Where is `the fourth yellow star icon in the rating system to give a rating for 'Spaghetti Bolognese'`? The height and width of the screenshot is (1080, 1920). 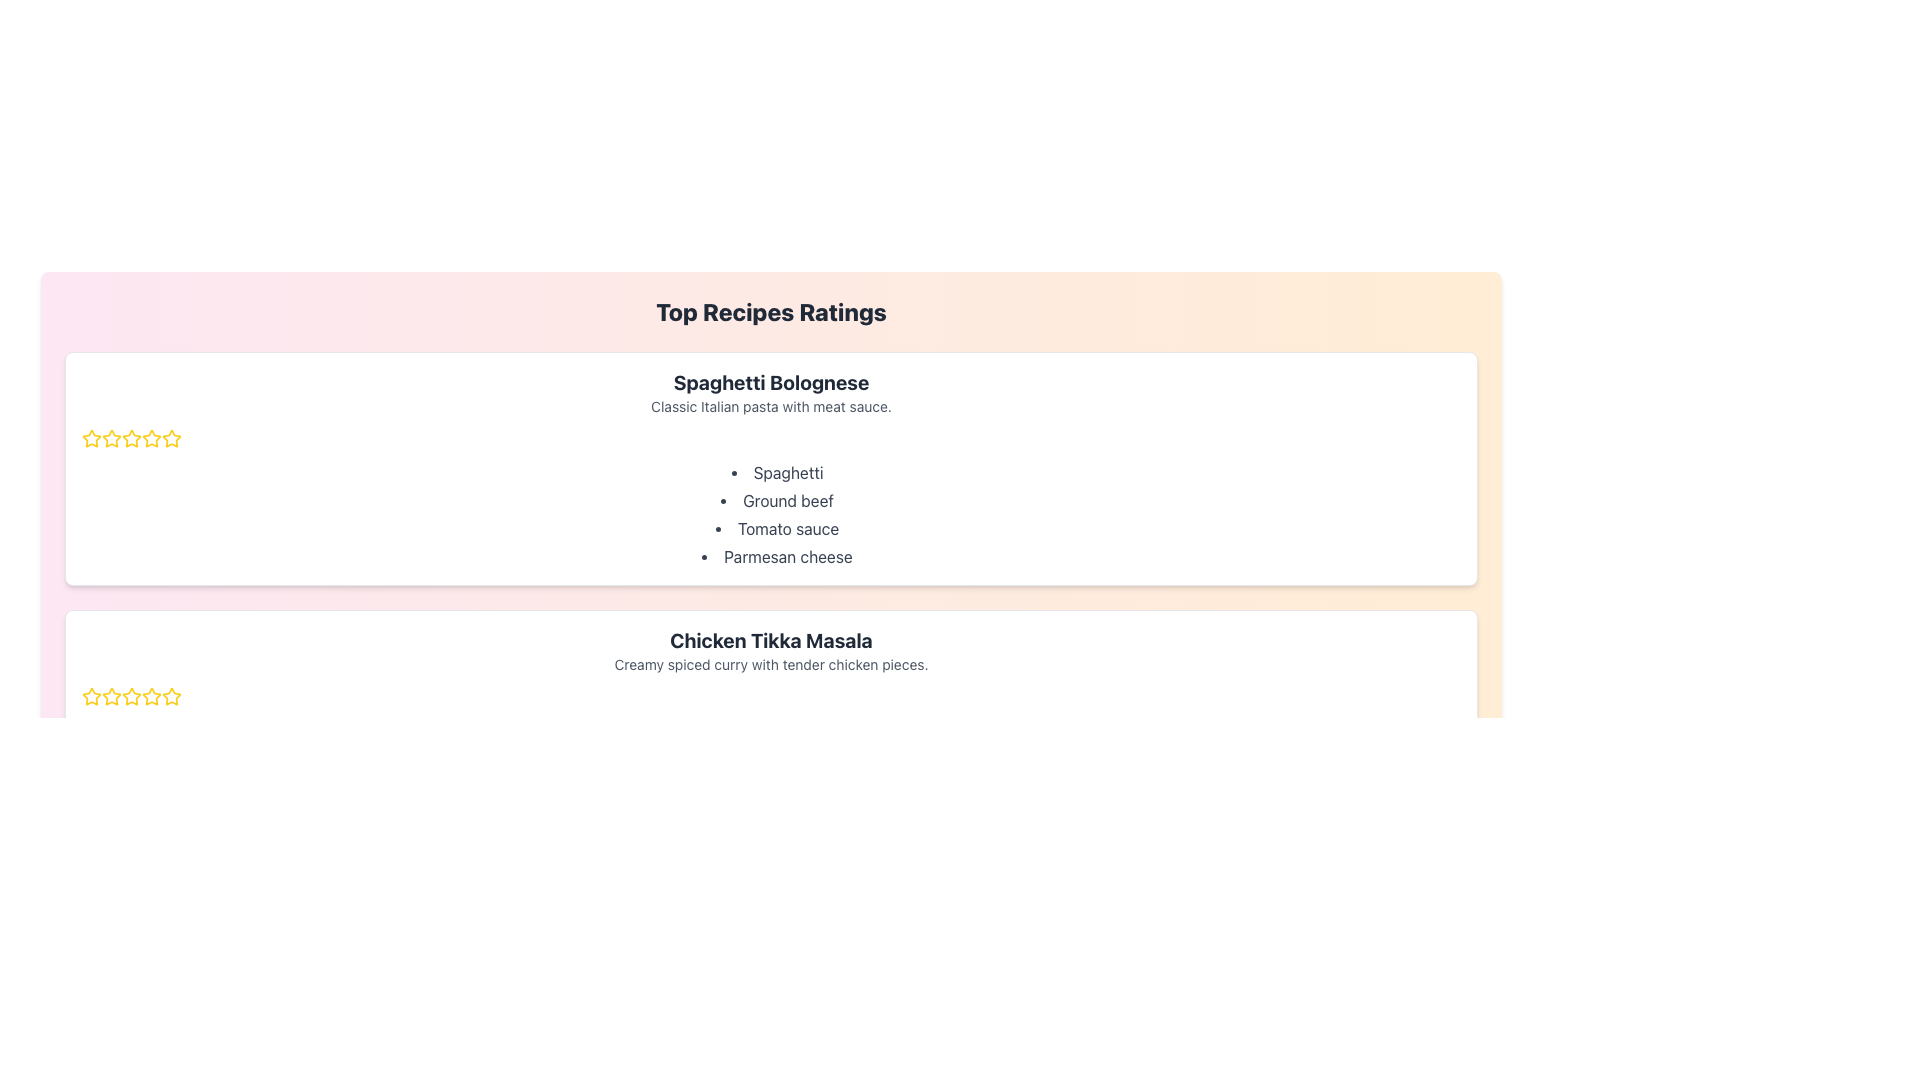
the fourth yellow star icon in the rating system to give a rating for 'Spaghetti Bolognese' is located at coordinates (131, 438).